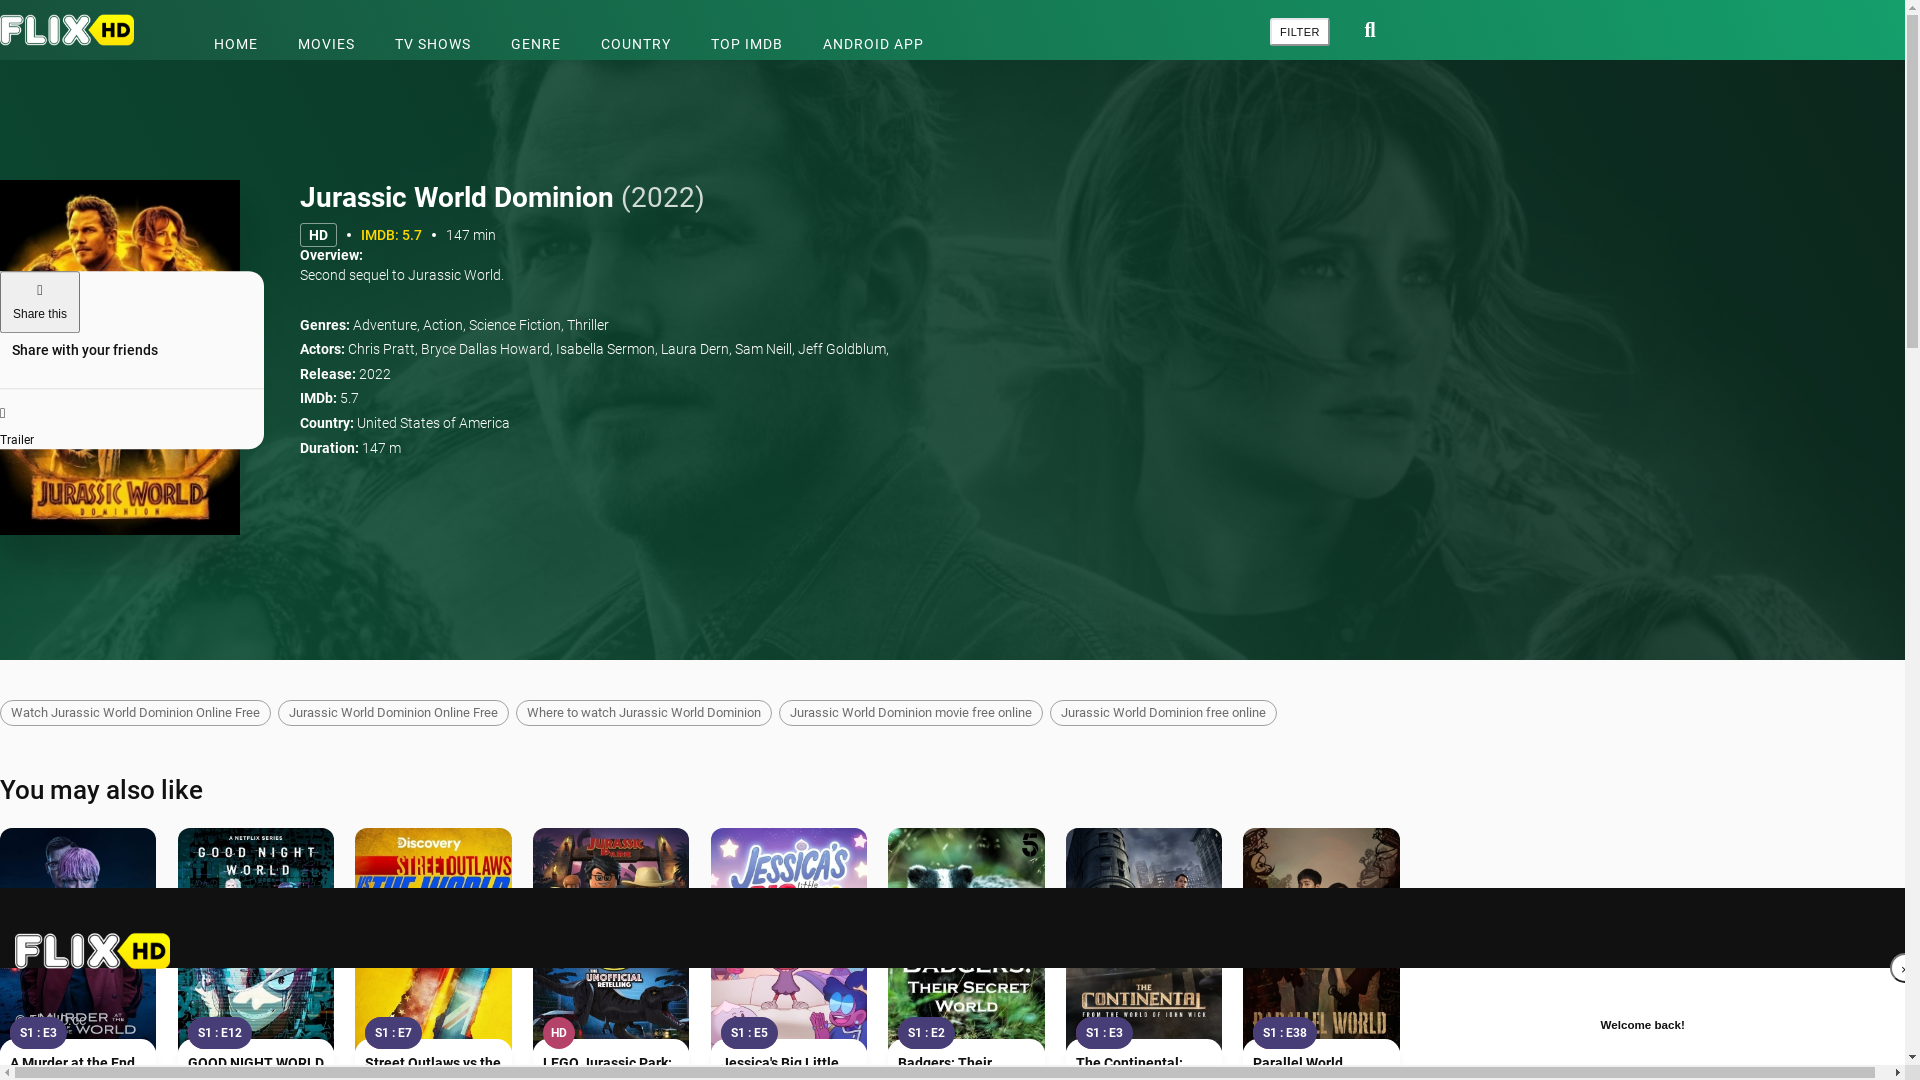 This screenshot has width=1920, height=1080. I want to click on 'MOVIES', so click(277, 43).